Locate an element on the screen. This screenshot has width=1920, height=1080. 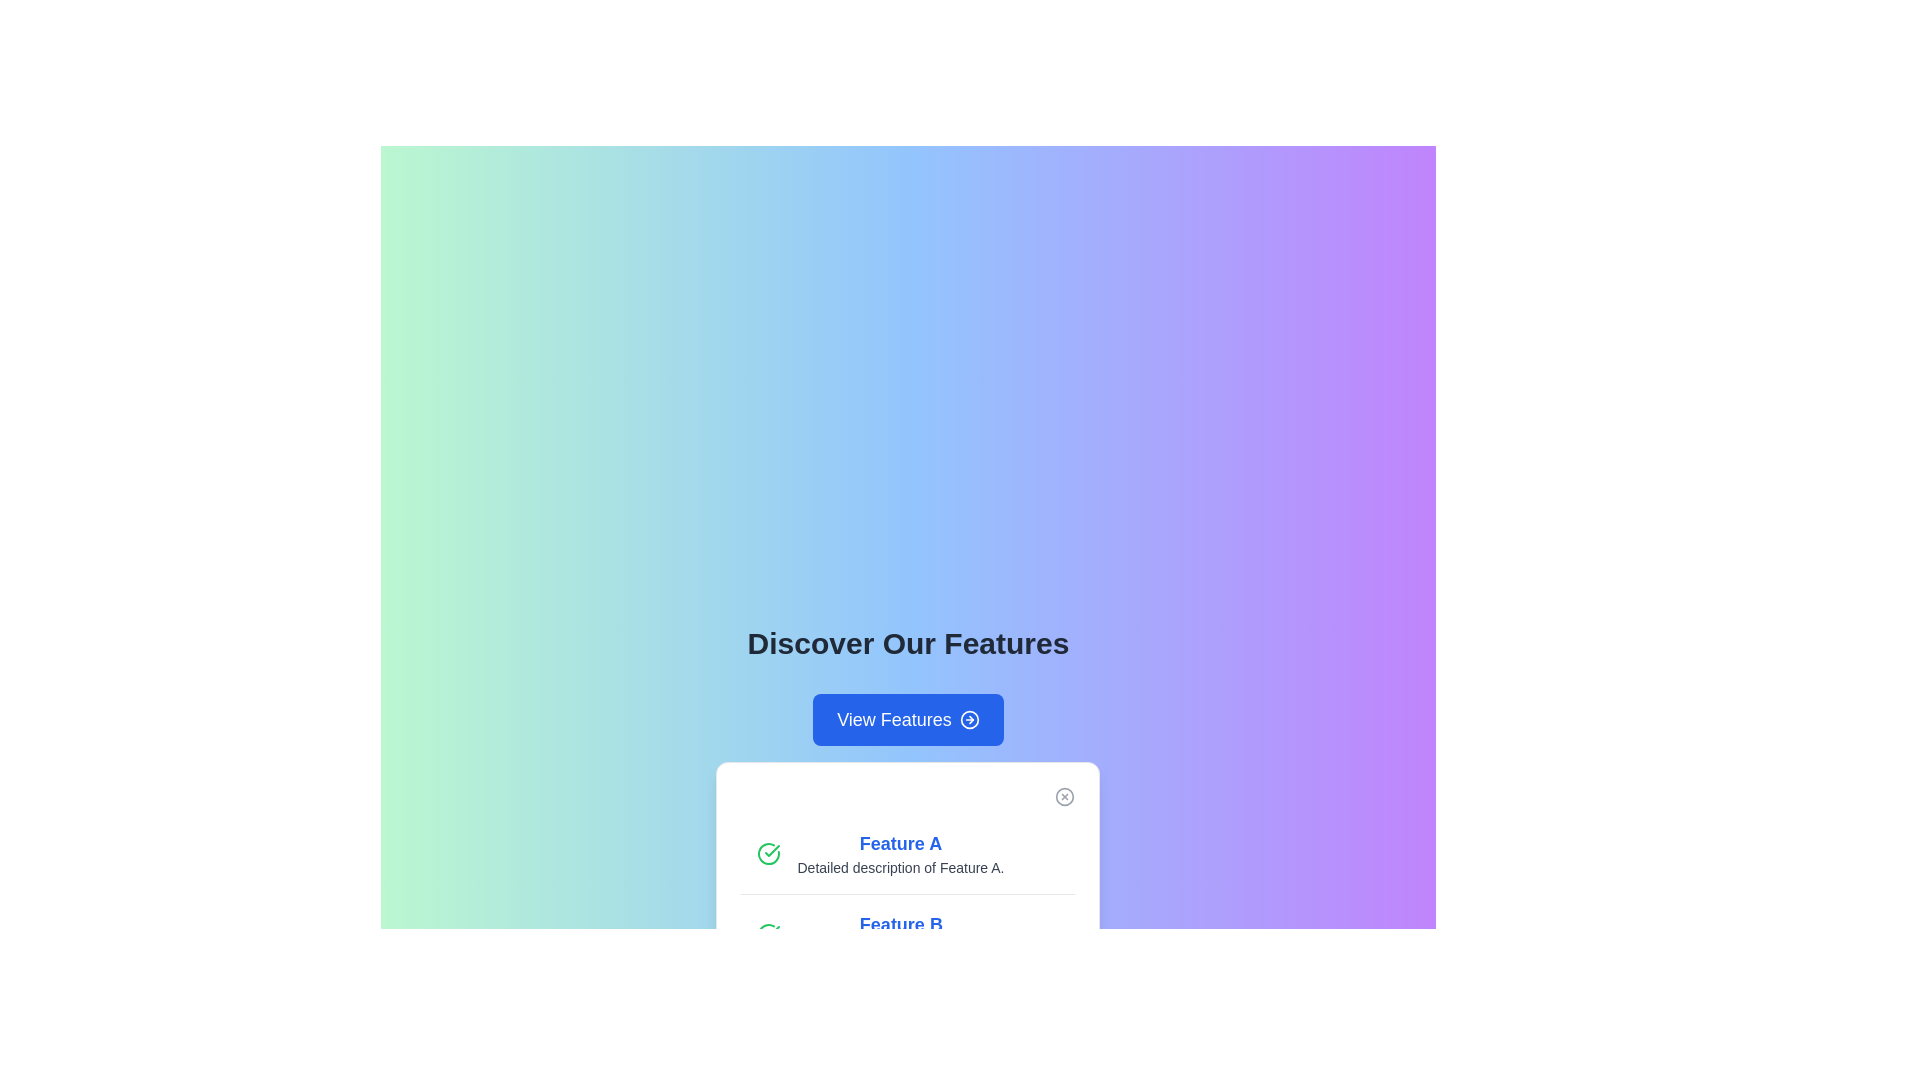
the icon of type circle with an arrow pointing right, located slightly to the right side of the 'View Features' button, to interact with it is located at coordinates (969, 720).